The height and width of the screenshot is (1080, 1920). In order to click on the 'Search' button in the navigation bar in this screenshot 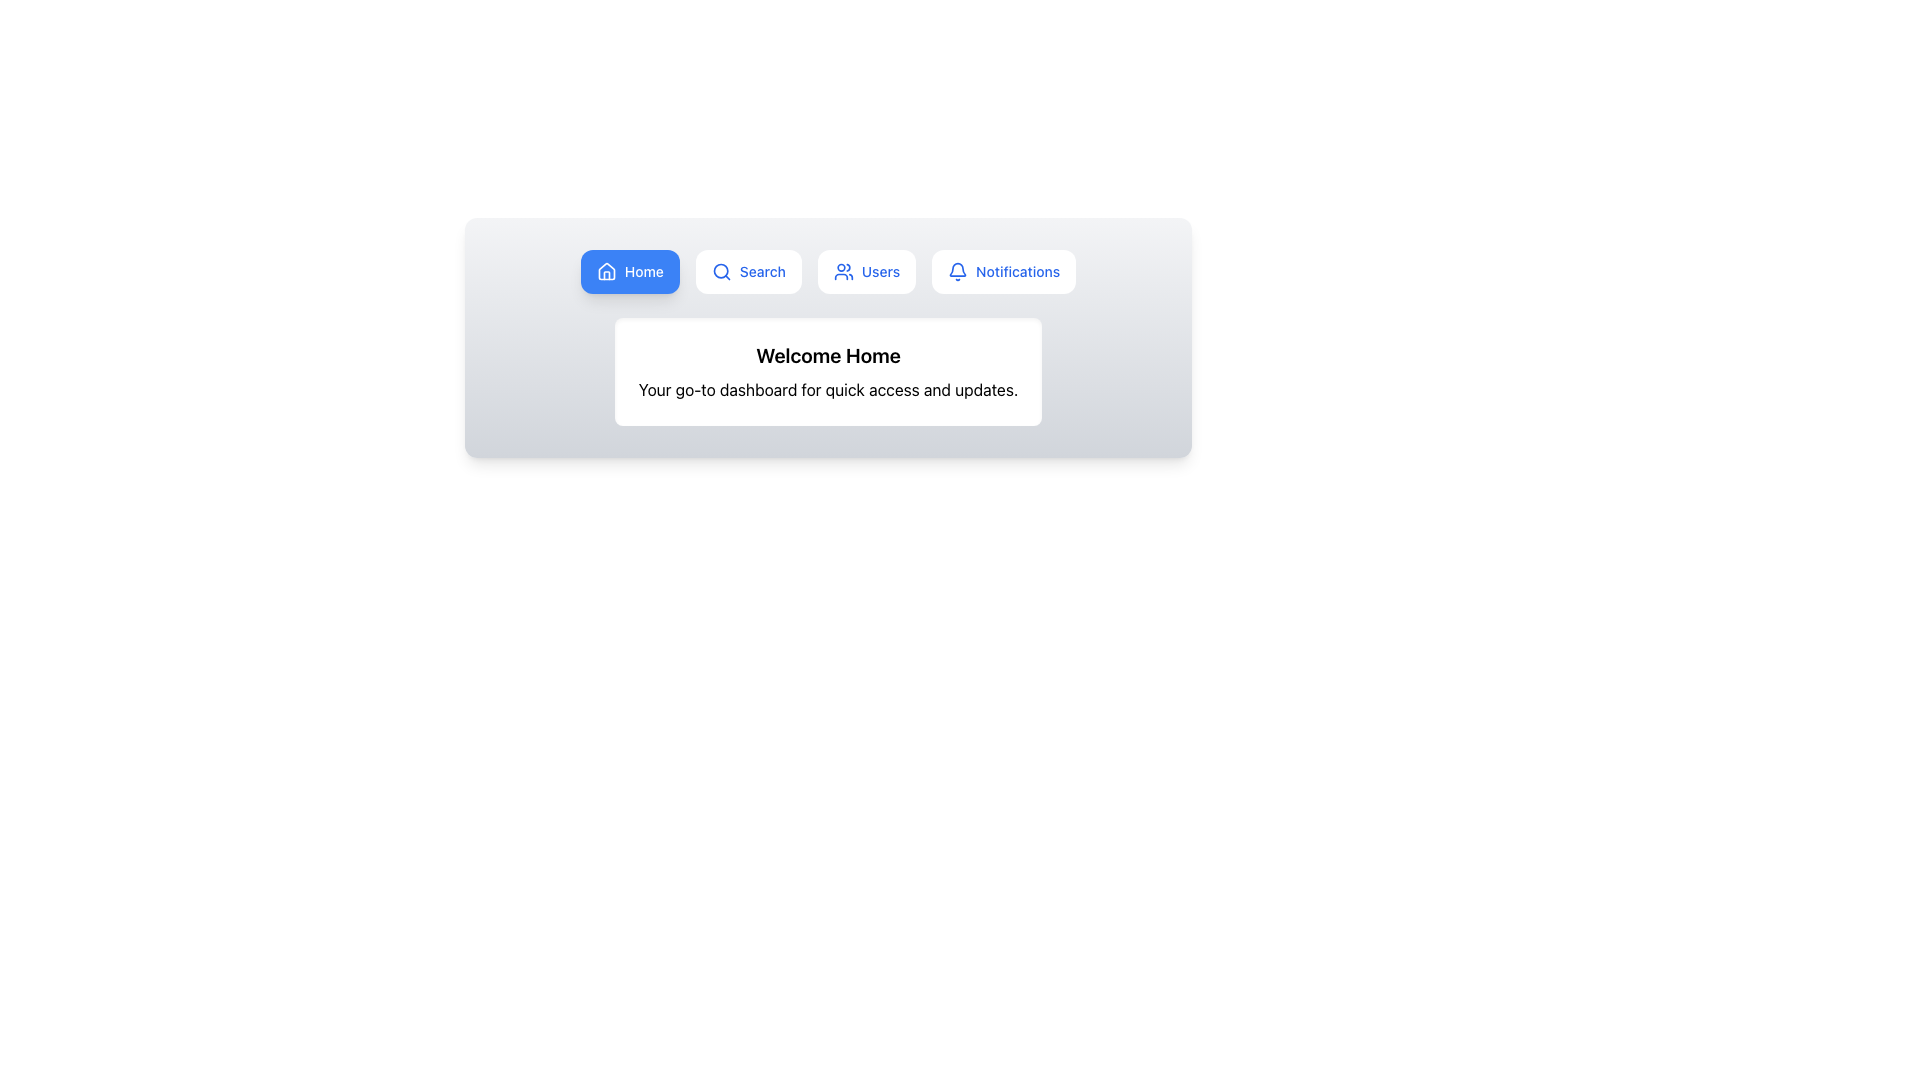, I will do `click(747, 272)`.